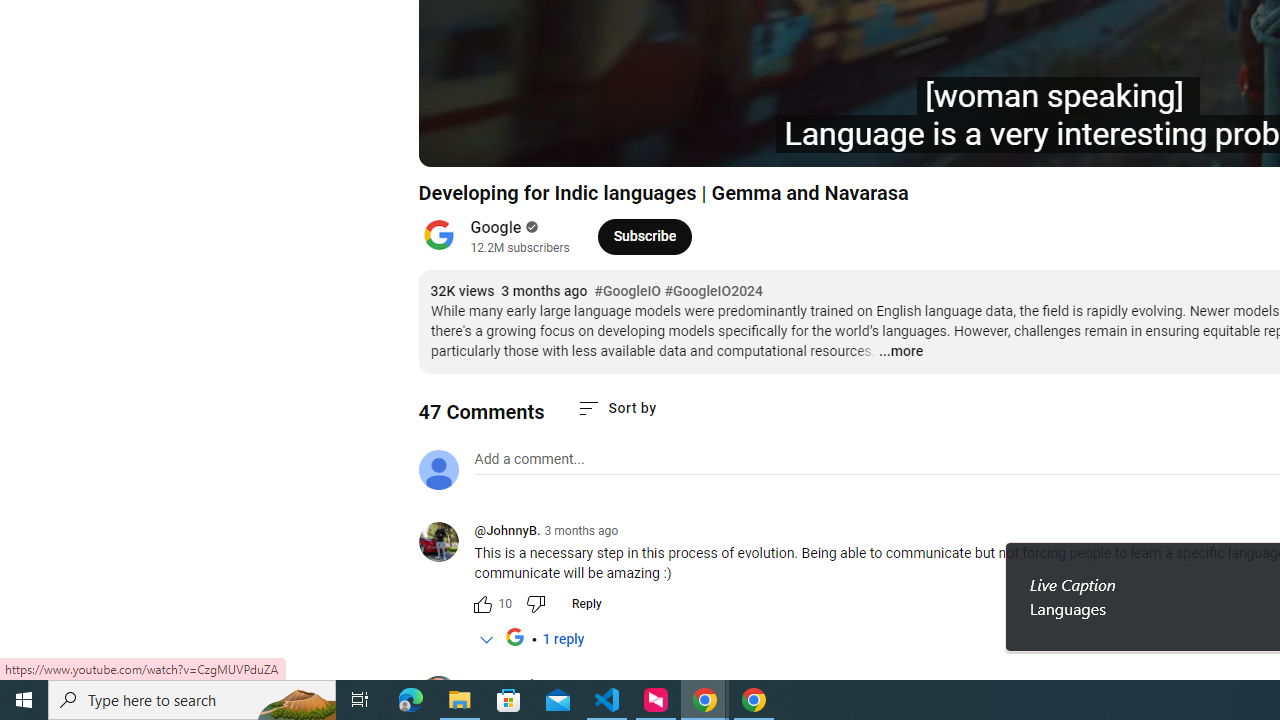  I want to click on '#GoogleIO', so click(626, 291).